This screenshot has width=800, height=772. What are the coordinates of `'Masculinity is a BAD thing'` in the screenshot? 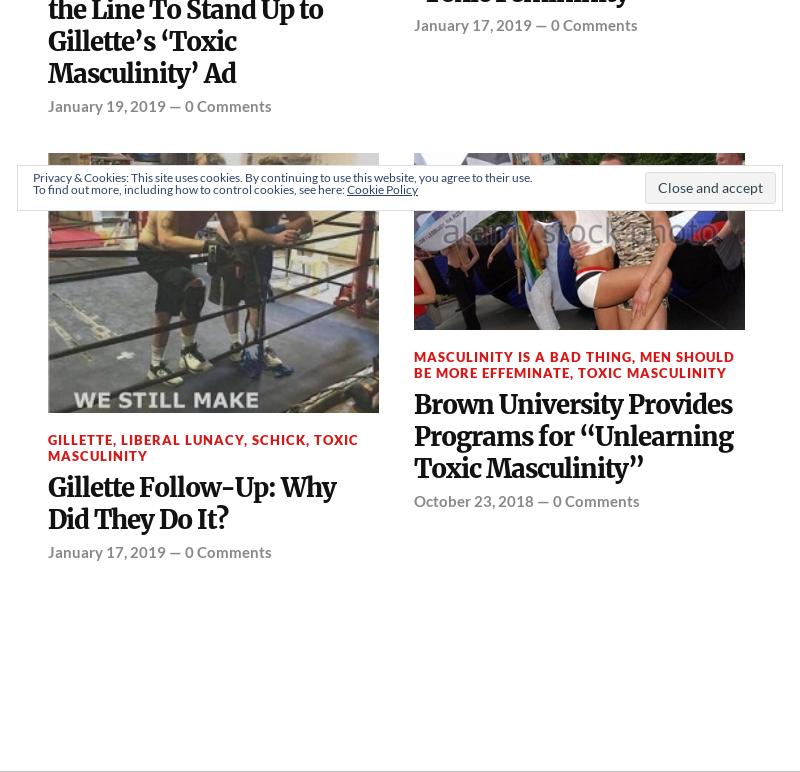 It's located at (522, 355).